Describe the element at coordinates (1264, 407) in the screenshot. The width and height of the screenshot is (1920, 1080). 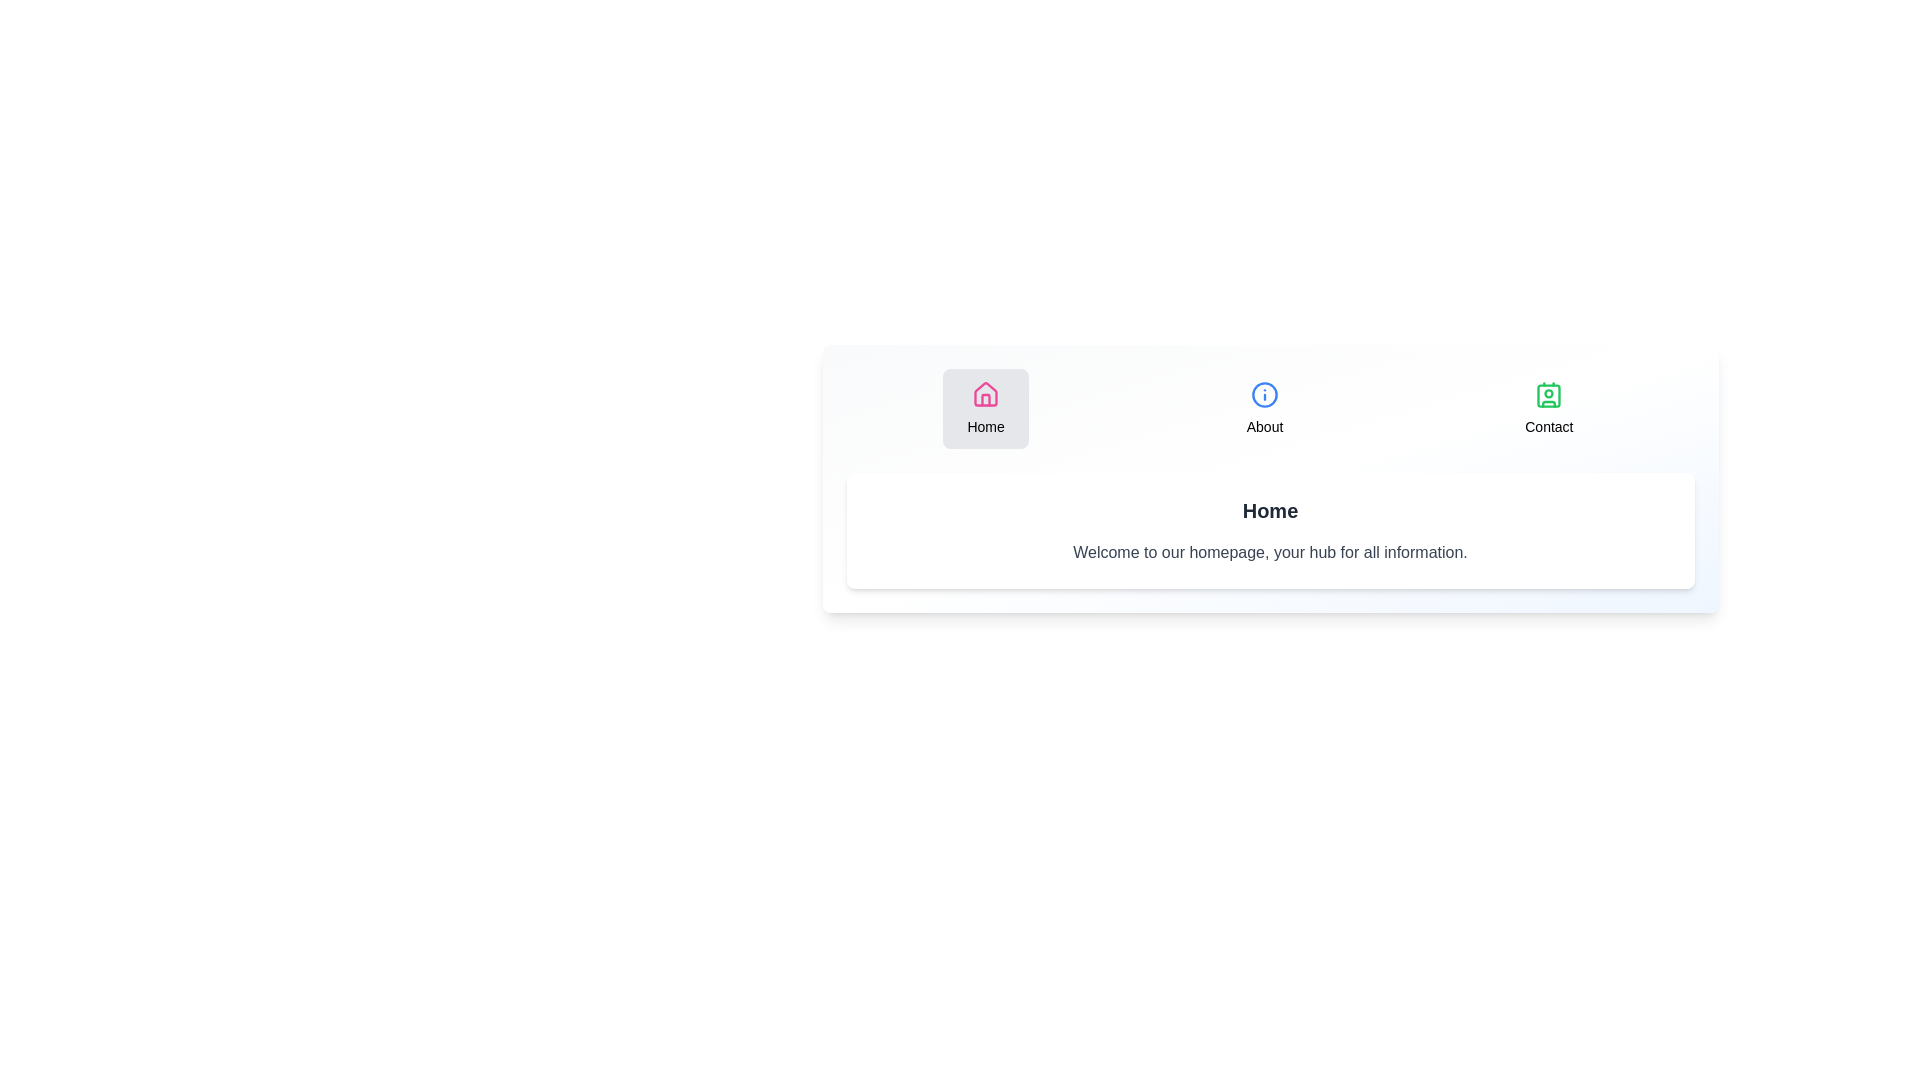
I see `the tab labeled About to preview its hover effect` at that location.